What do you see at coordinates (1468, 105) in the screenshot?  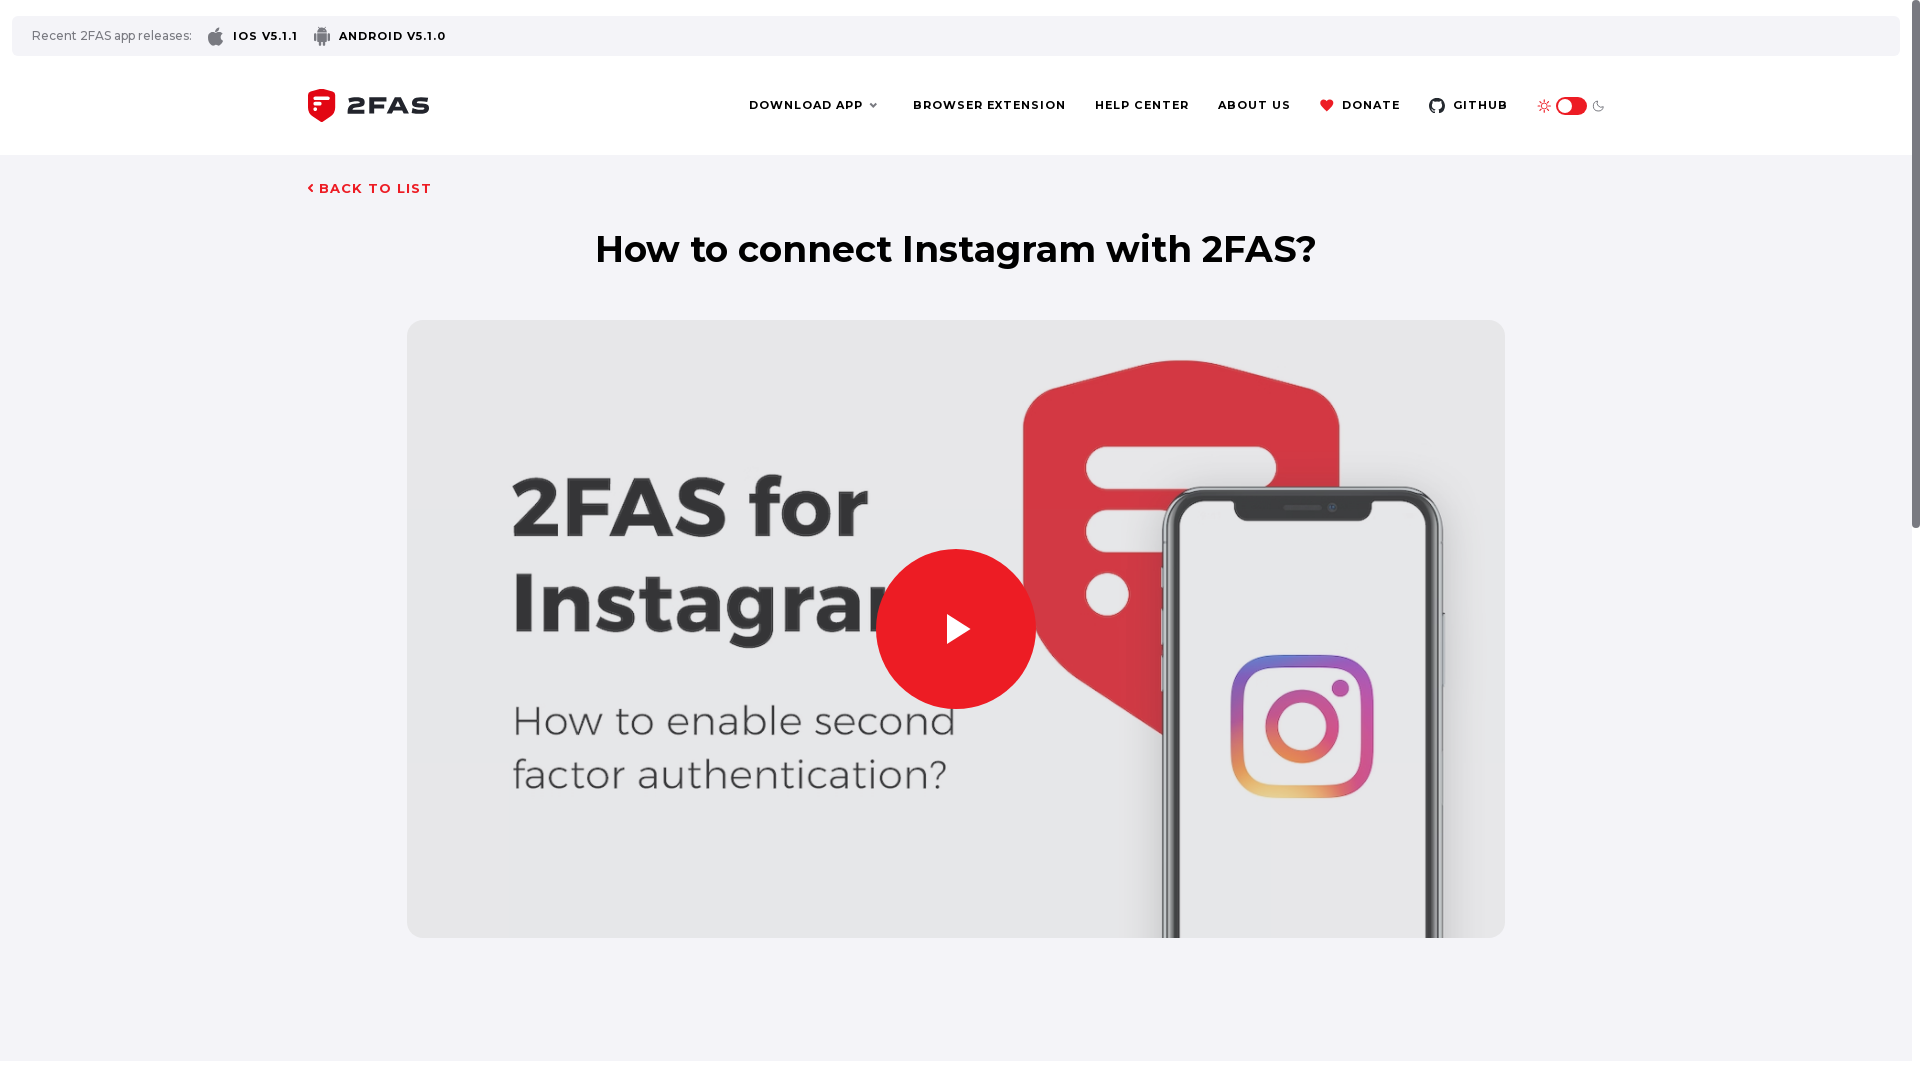 I see `'GITHUB'` at bounding box center [1468, 105].